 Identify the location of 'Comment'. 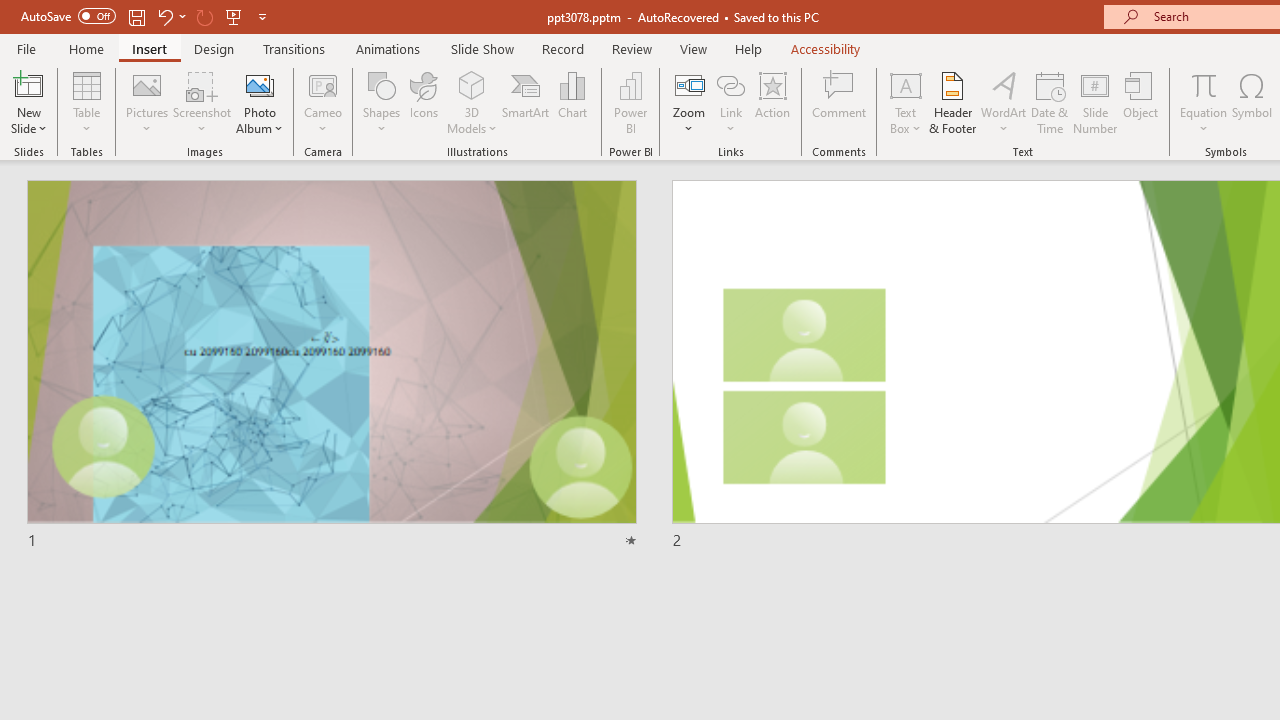
(839, 103).